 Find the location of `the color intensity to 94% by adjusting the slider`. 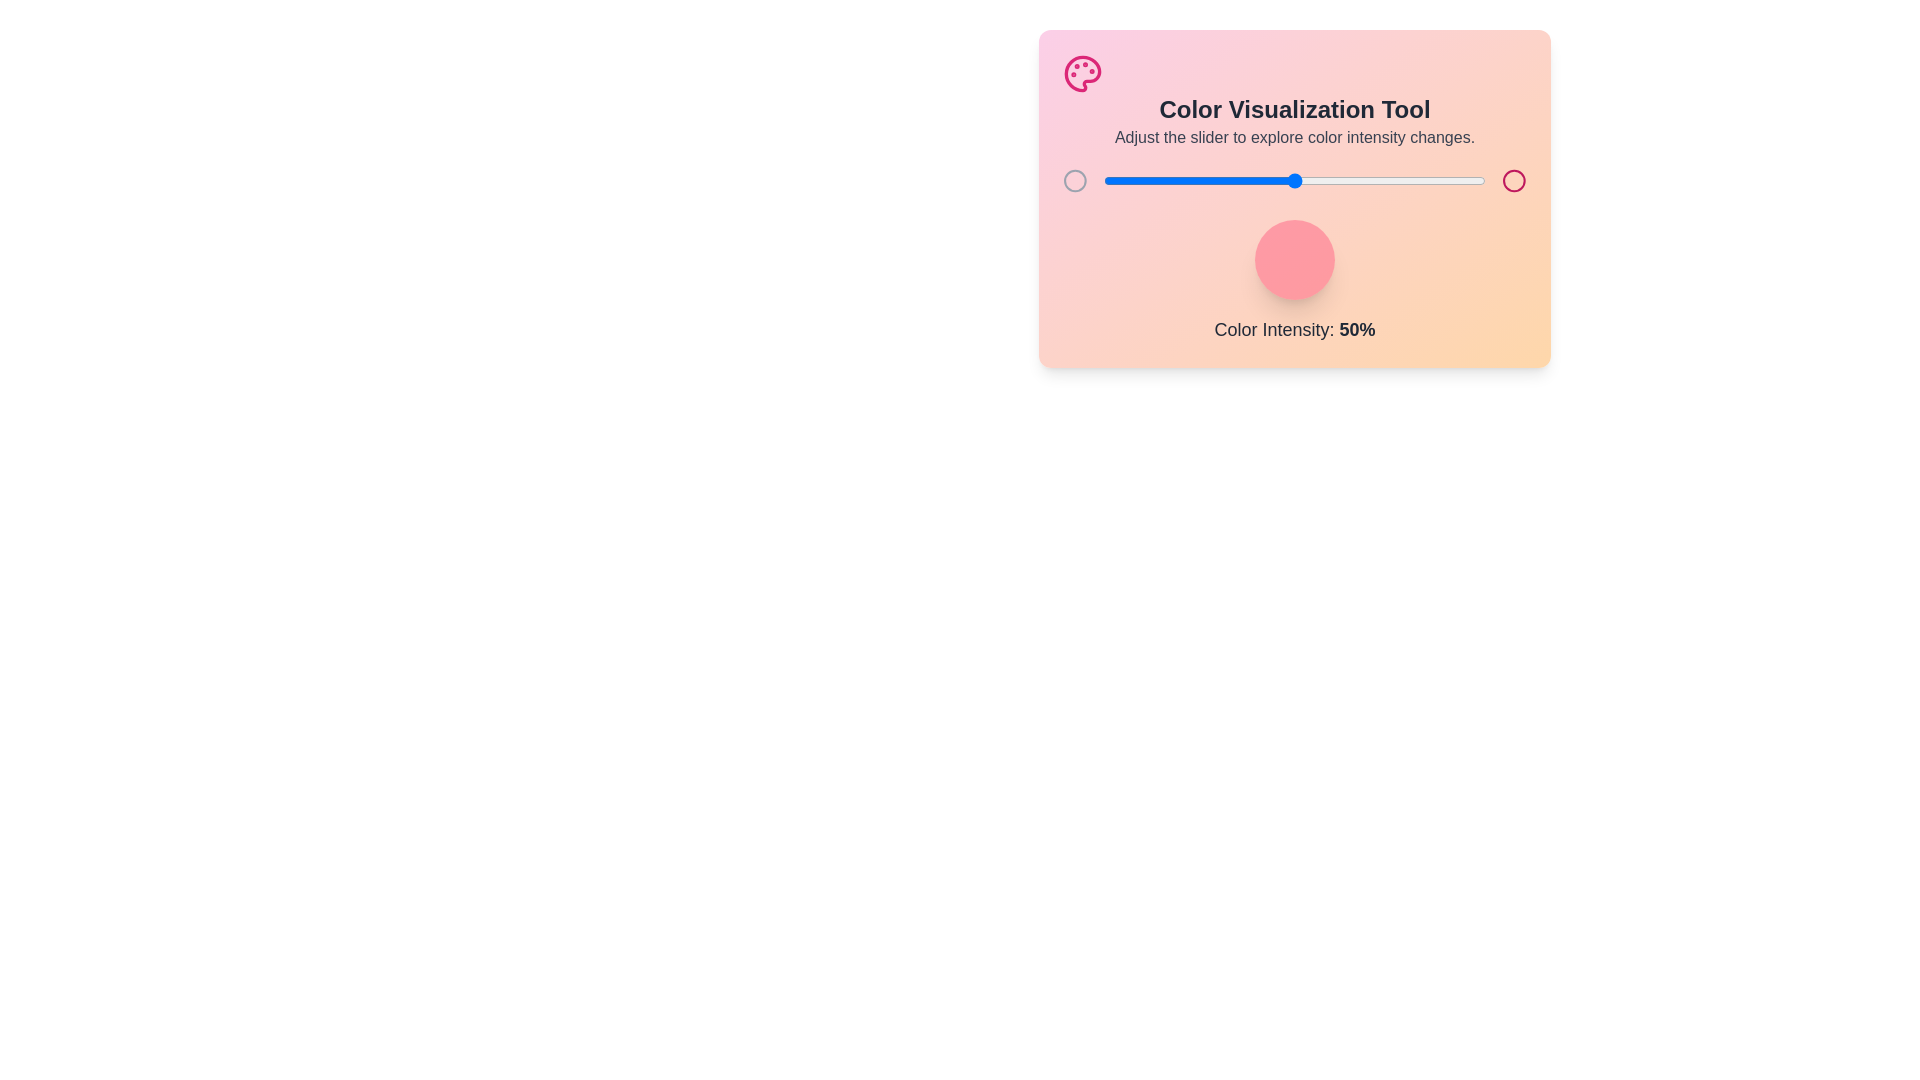

the color intensity to 94% by adjusting the slider is located at coordinates (1463, 181).